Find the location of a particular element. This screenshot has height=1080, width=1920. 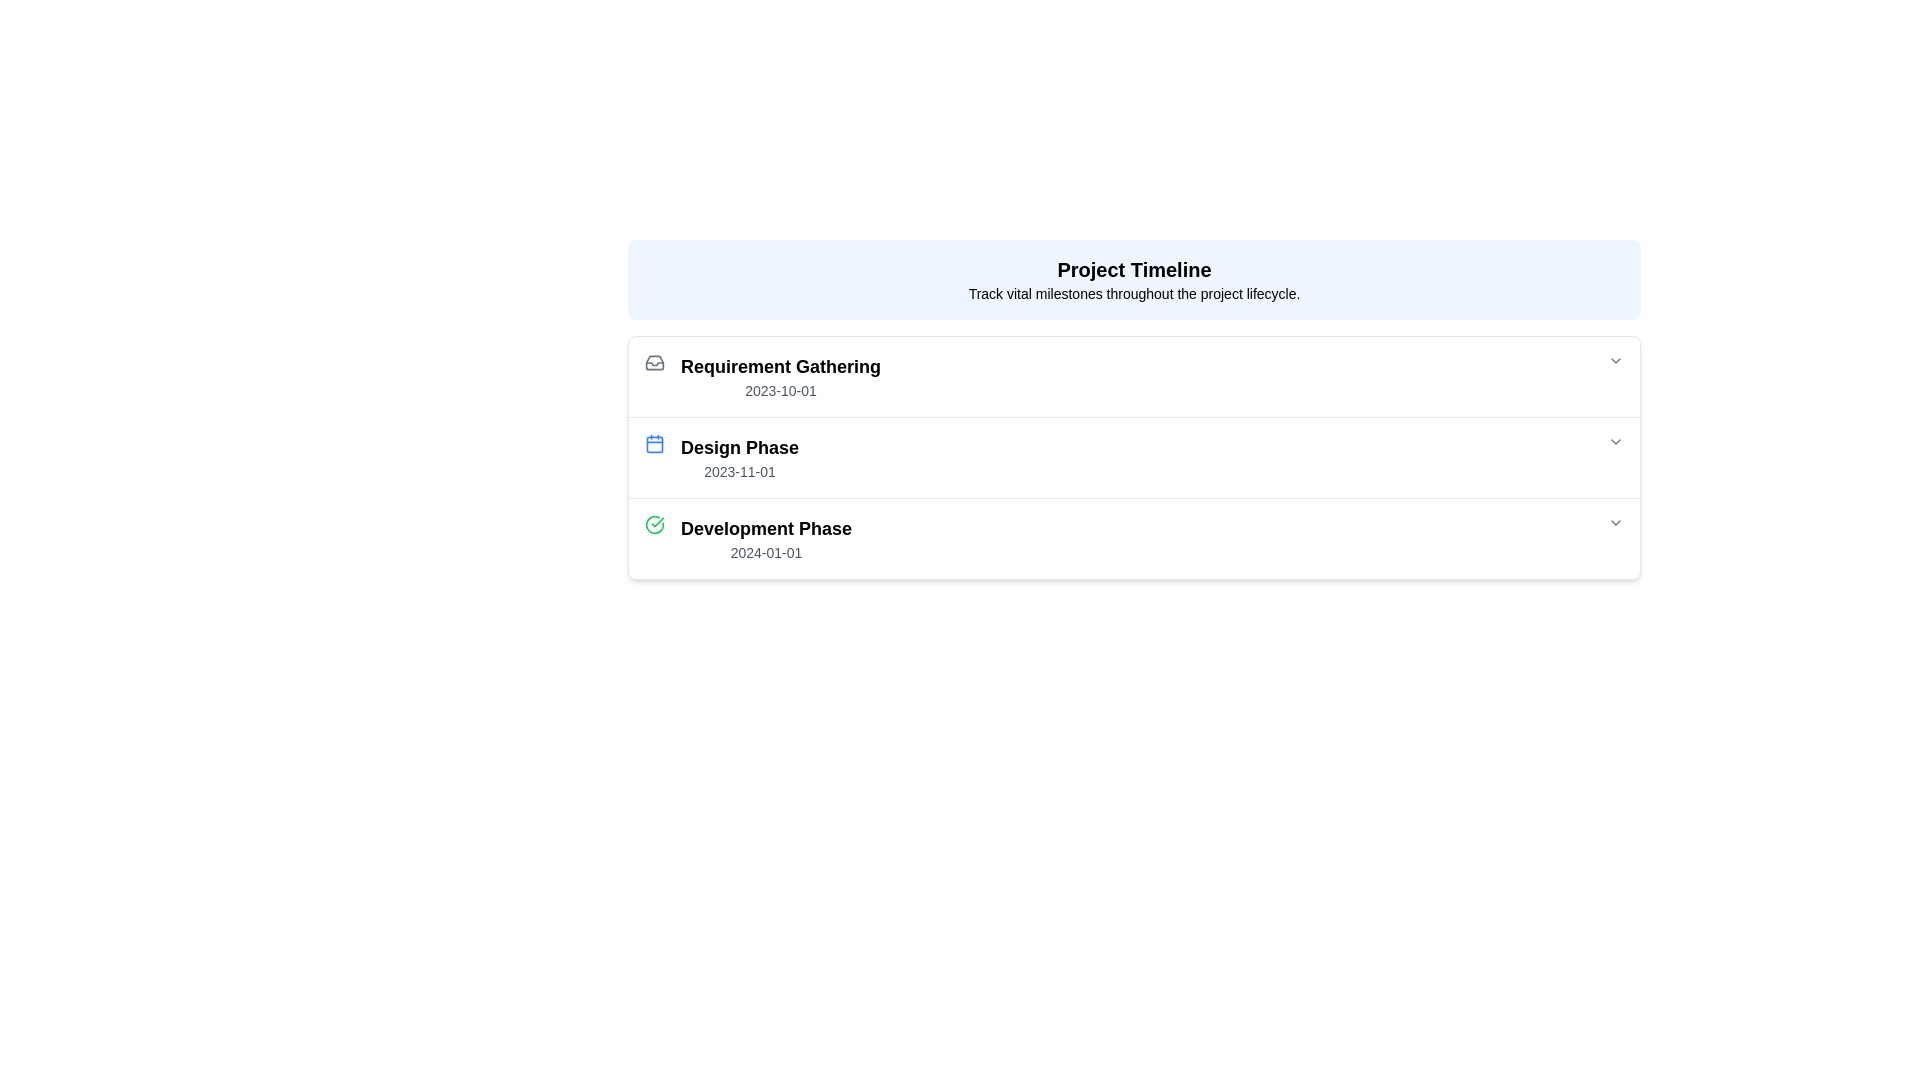

the 'Design Phase' row in the project timeline is located at coordinates (1134, 458).